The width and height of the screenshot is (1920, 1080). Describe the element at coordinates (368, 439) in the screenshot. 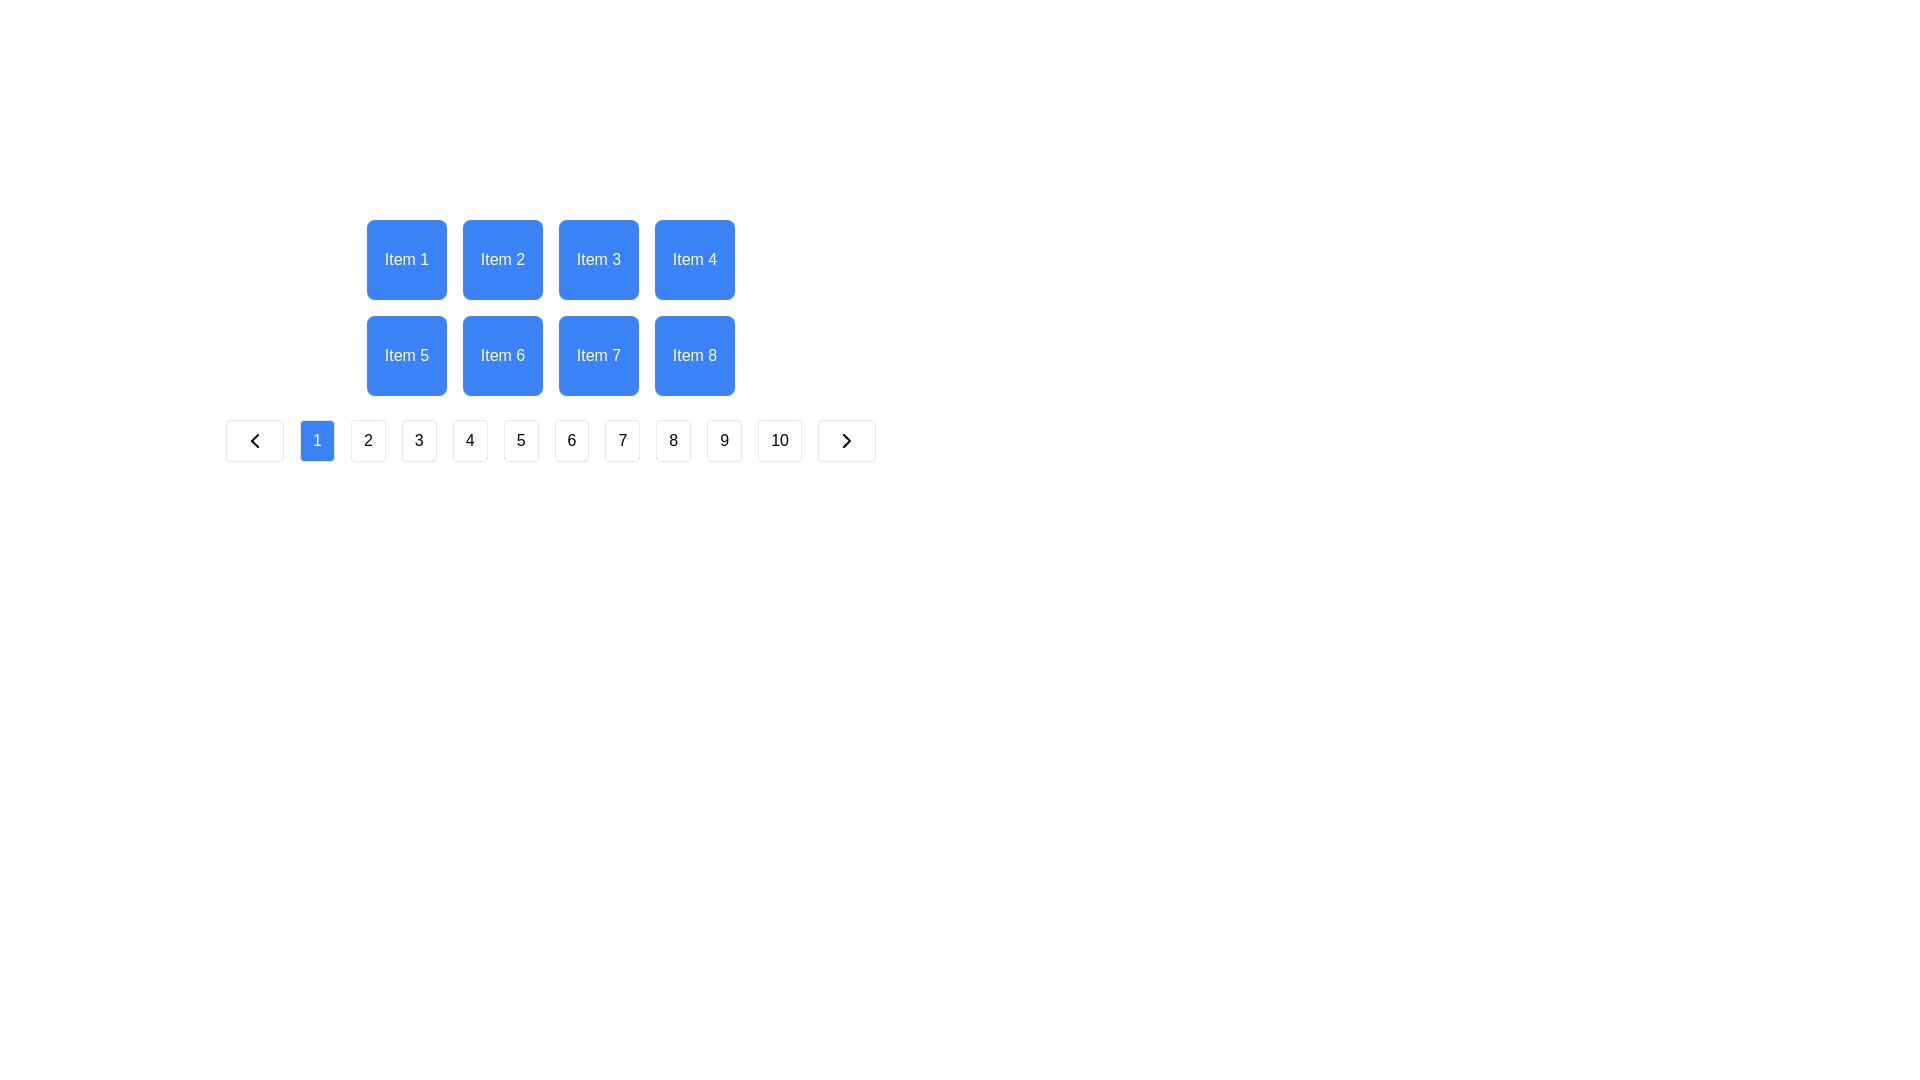

I see `the second button in the pagination control section at the bottom-center of the interface` at that location.